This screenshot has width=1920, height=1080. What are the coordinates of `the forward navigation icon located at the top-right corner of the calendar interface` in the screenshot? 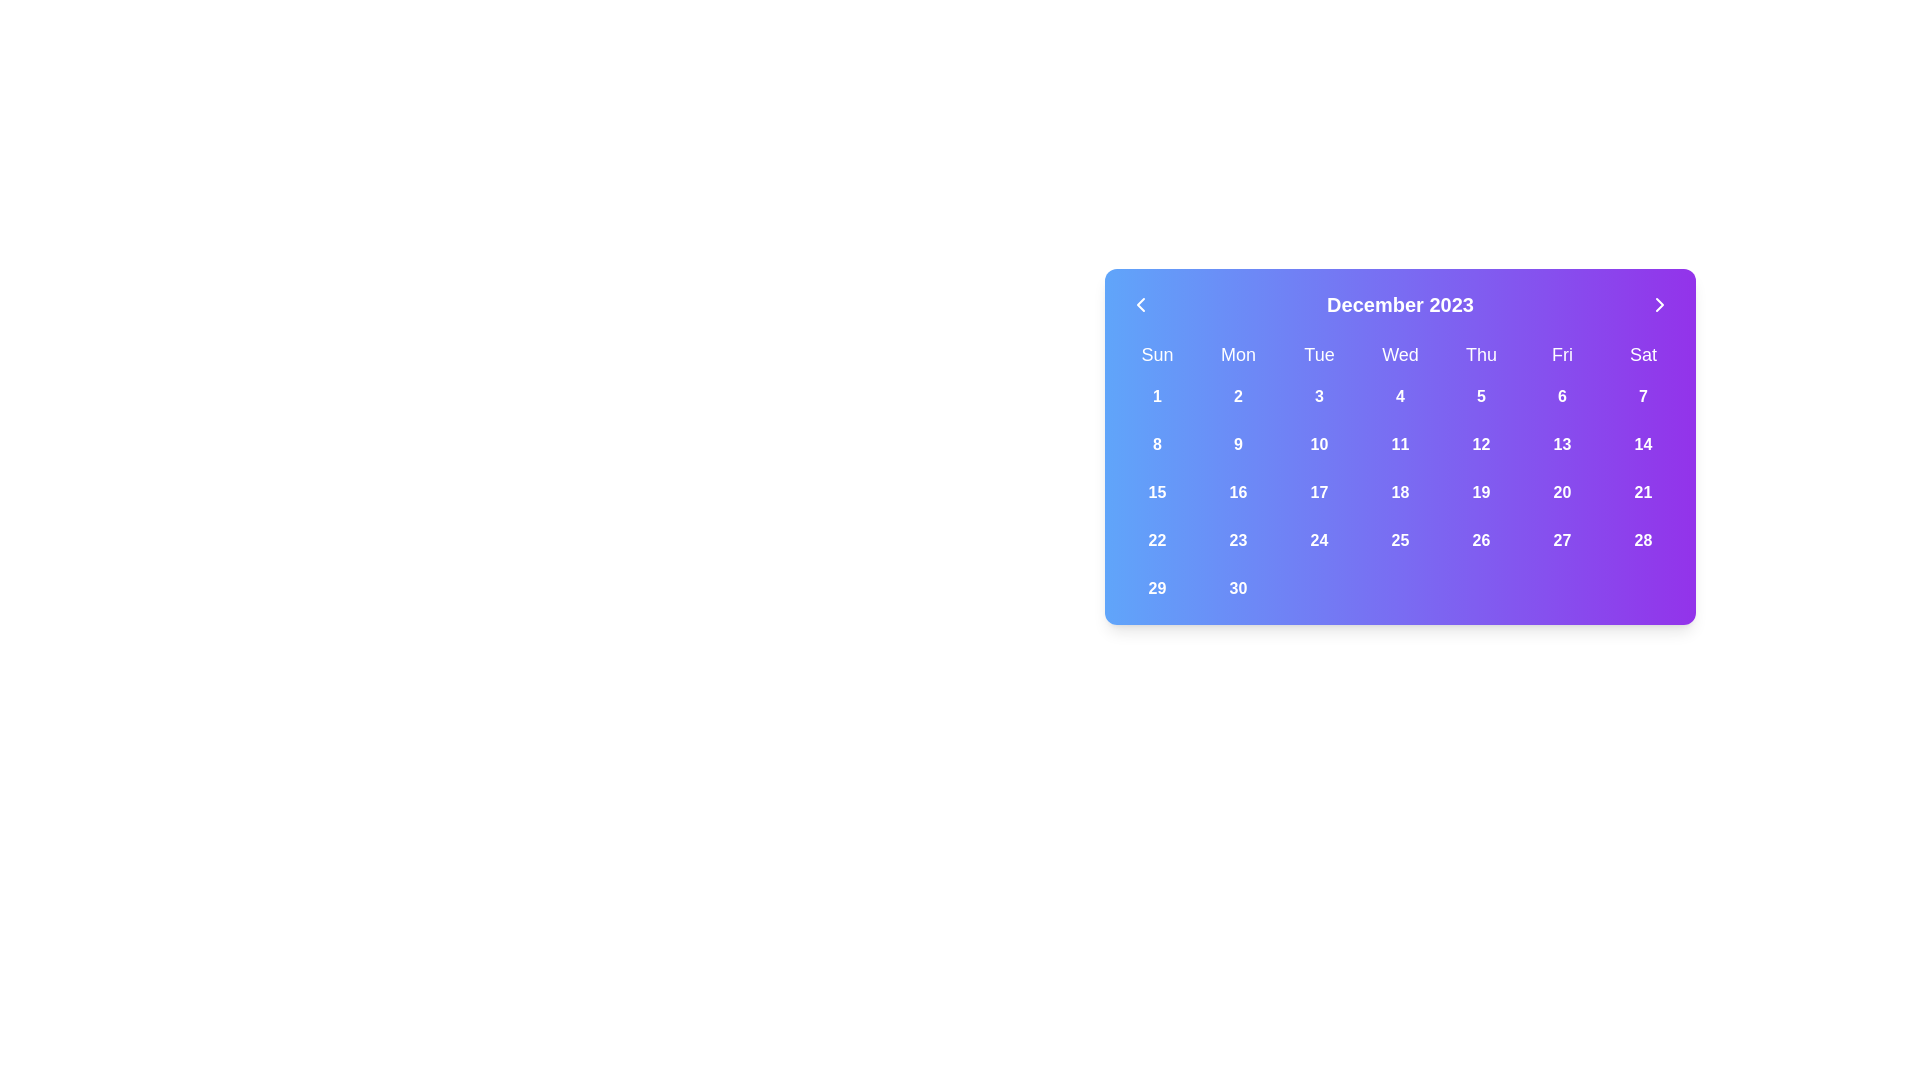 It's located at (1660, 304).